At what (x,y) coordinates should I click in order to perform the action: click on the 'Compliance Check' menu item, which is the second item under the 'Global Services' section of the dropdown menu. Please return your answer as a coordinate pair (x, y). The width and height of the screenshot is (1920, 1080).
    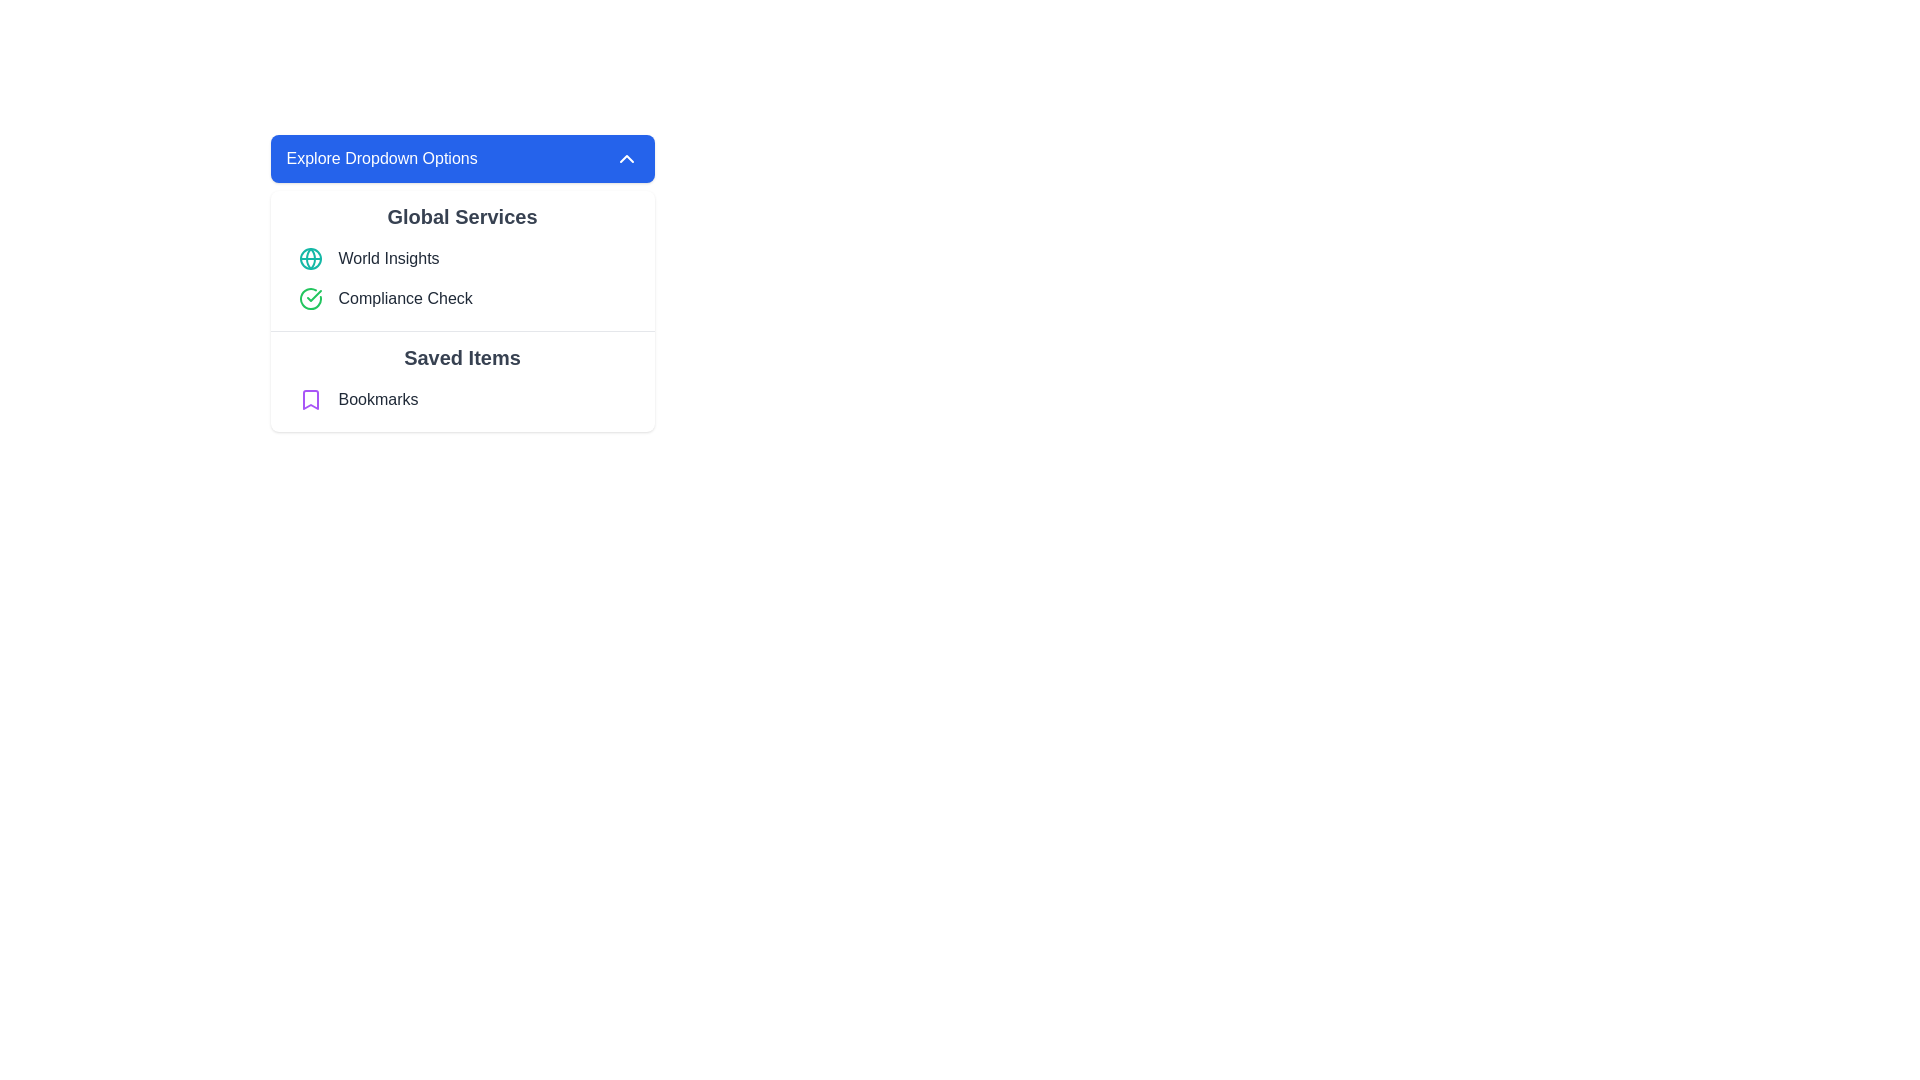
    Looking at the image, I should click on (461, 299).